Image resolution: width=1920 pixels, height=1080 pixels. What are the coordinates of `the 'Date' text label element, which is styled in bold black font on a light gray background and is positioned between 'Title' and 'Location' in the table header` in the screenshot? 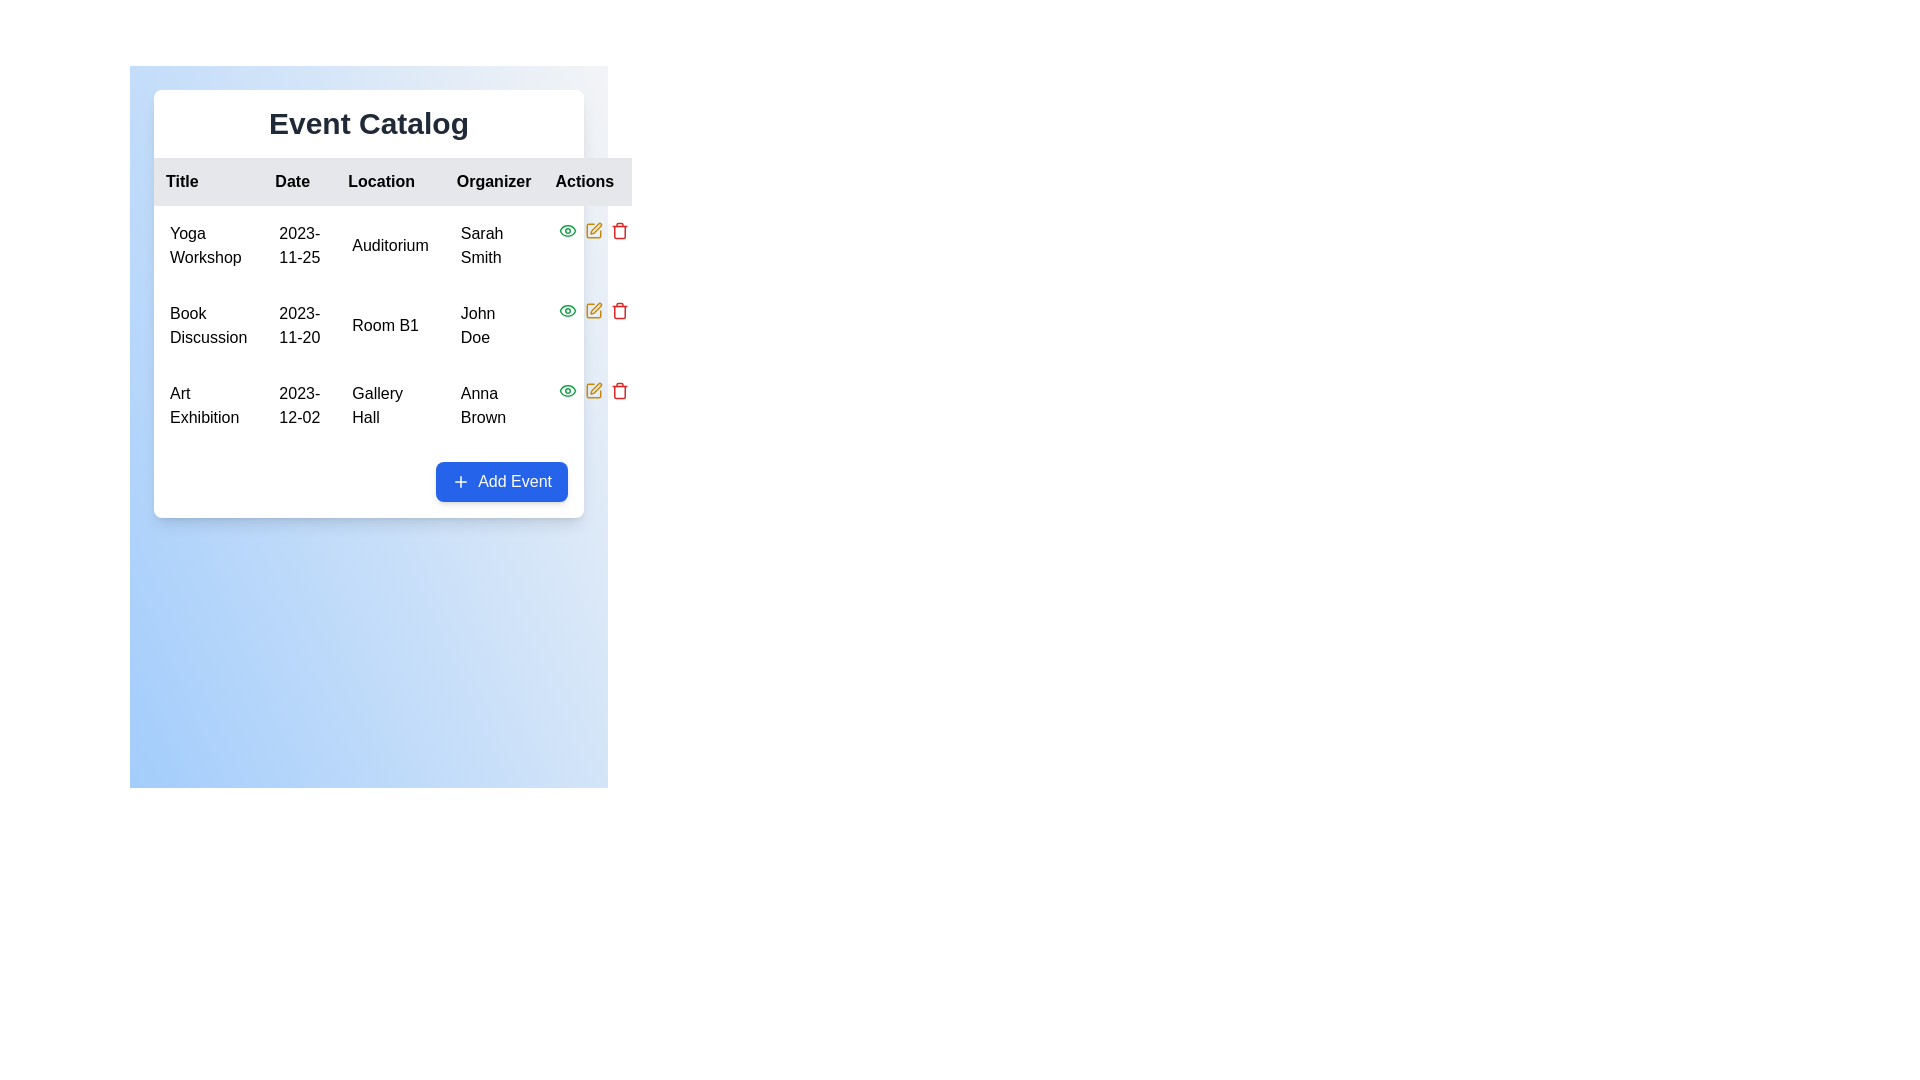 It's located at (298, 181).